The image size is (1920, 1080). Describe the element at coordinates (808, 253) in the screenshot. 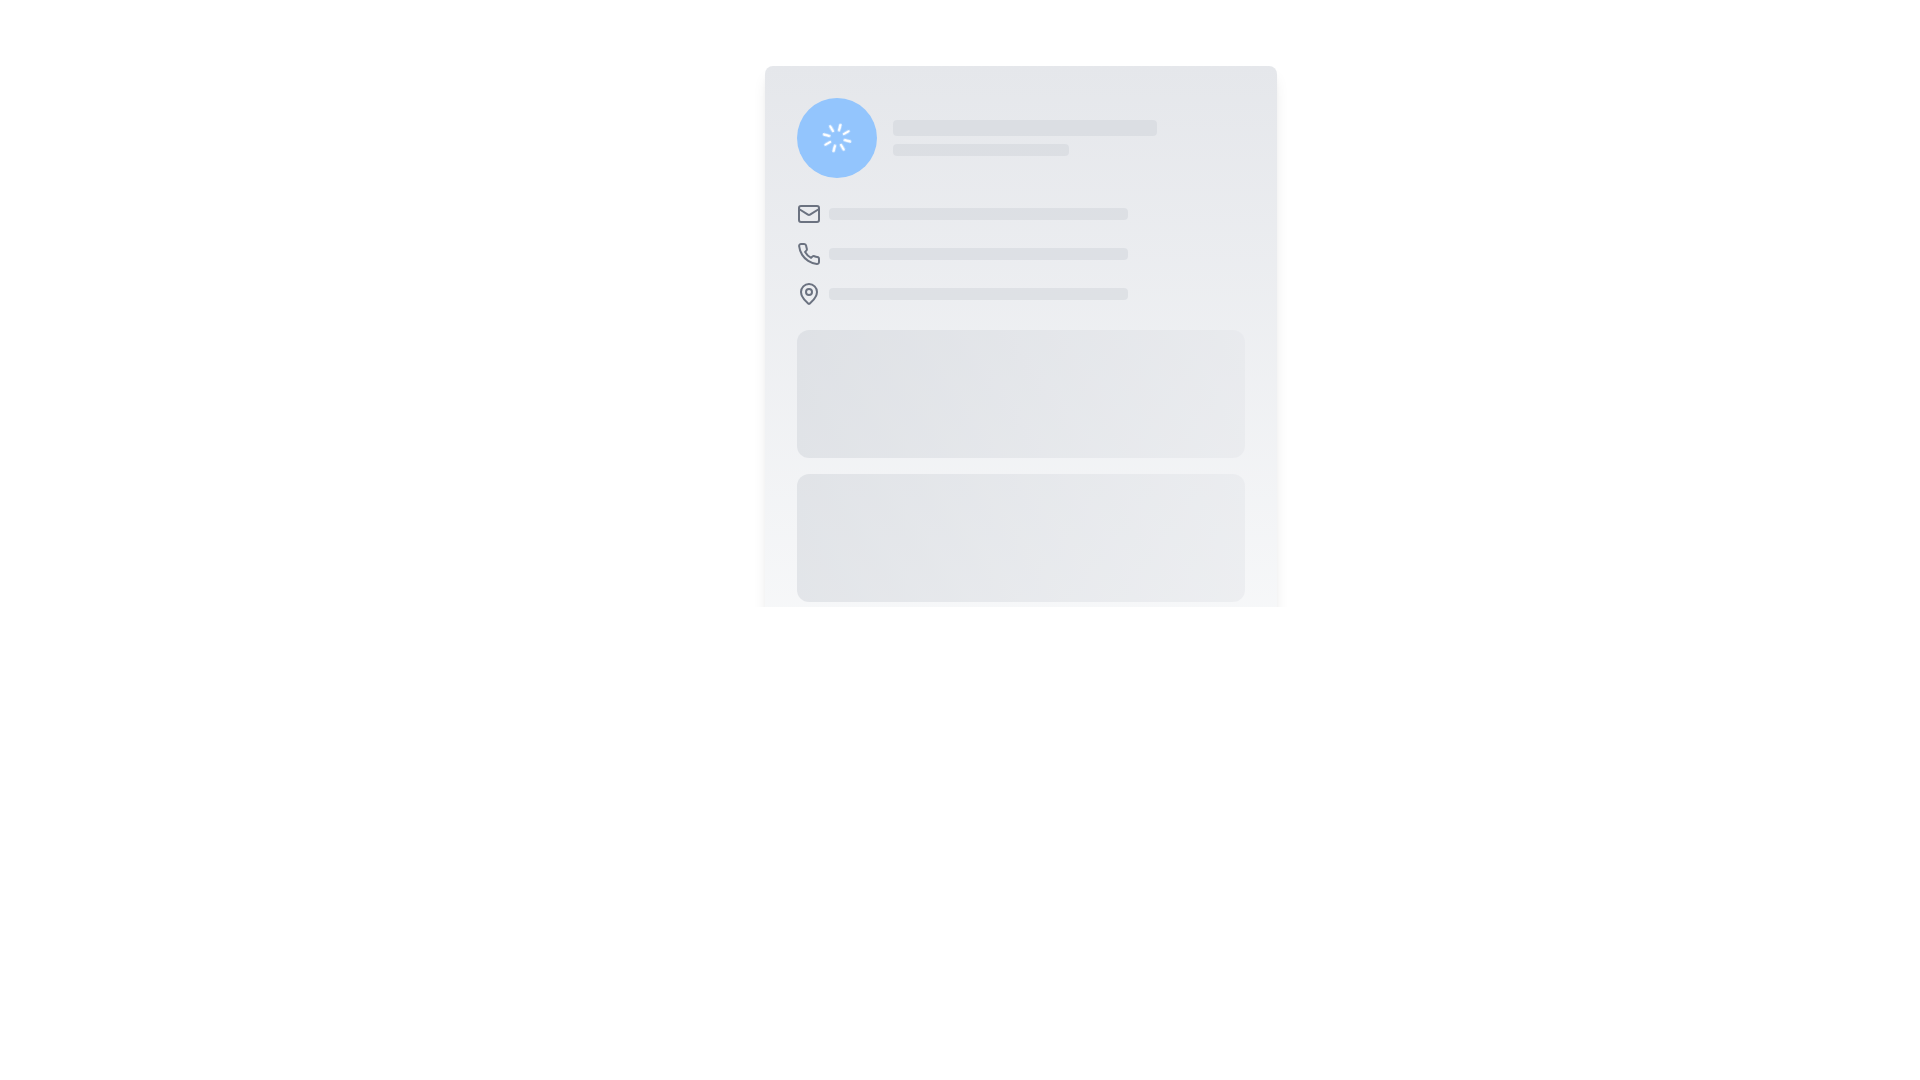

I see `the phone icon located at the top left quadrant of the user interface, which represents calling functionality and precedes a gray pulsating placeholder bar` at that location.